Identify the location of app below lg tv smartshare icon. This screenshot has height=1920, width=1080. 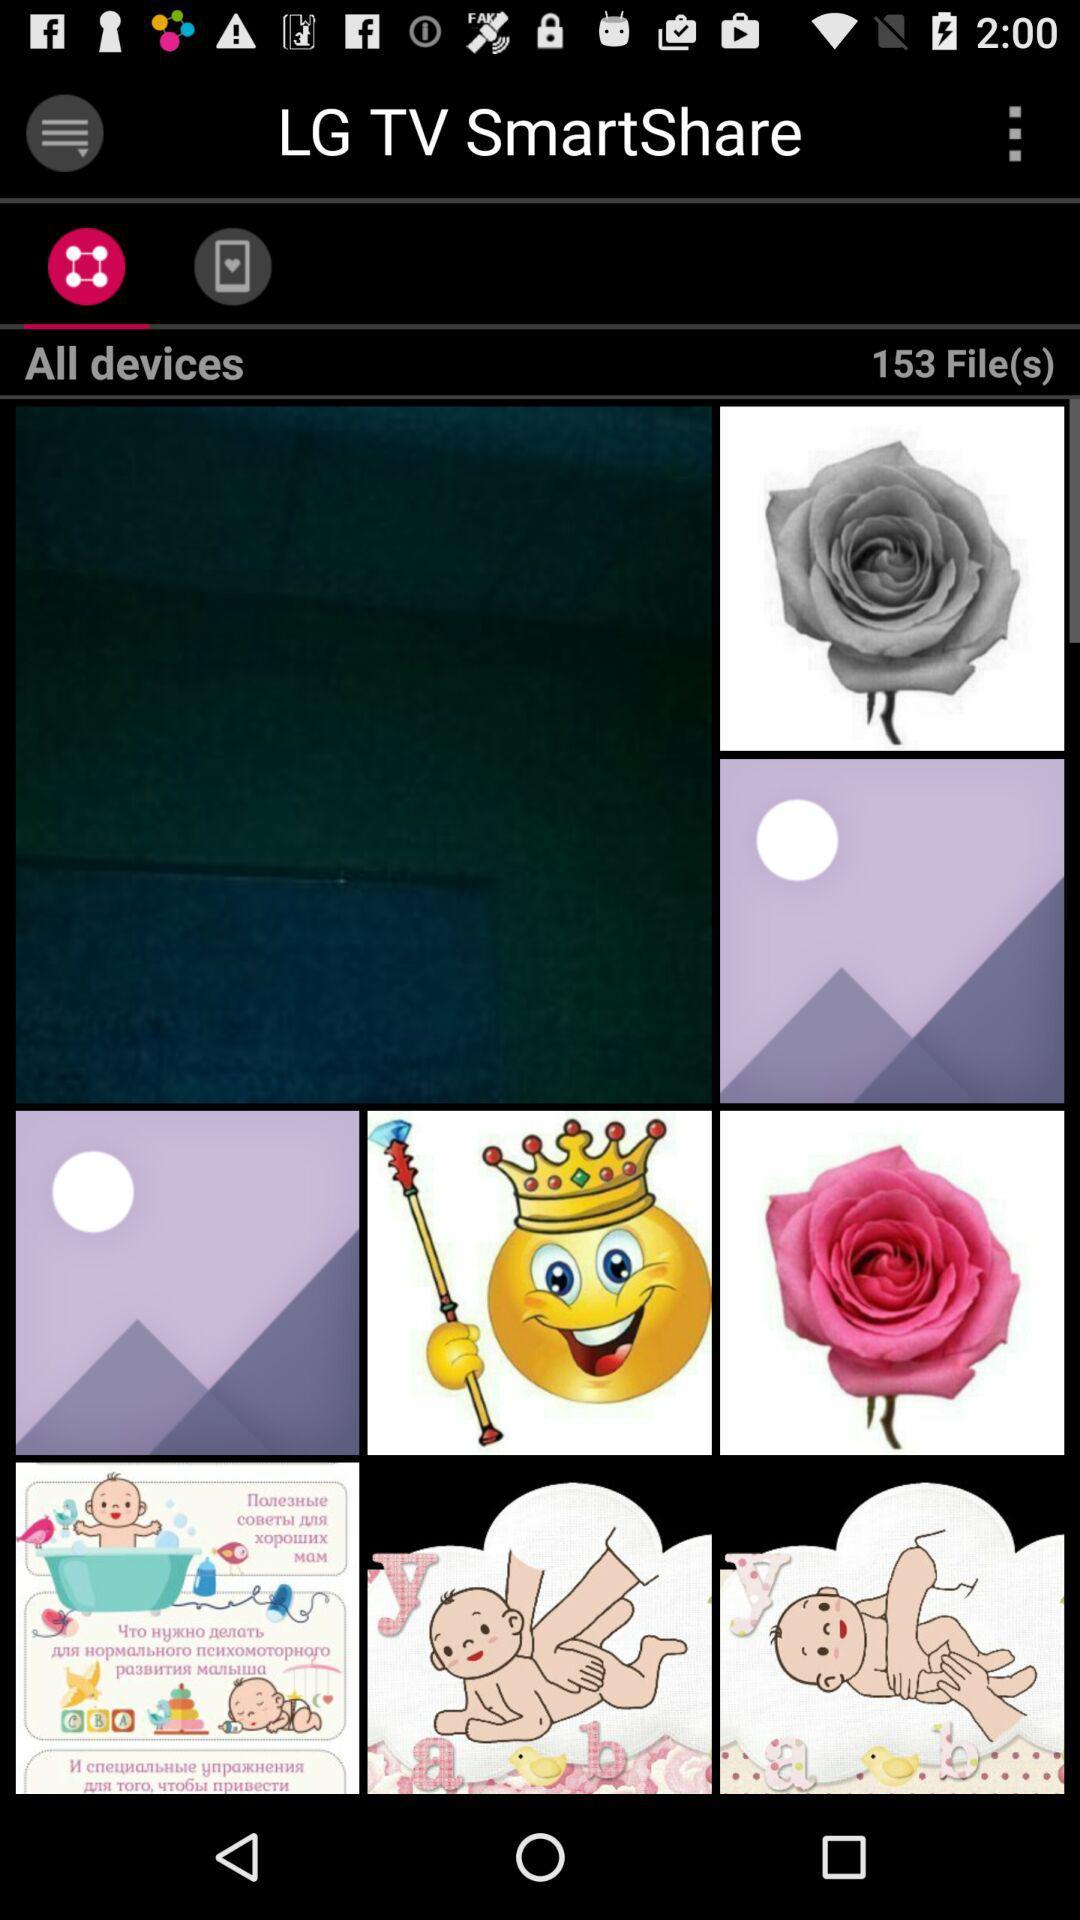
(231, 265).